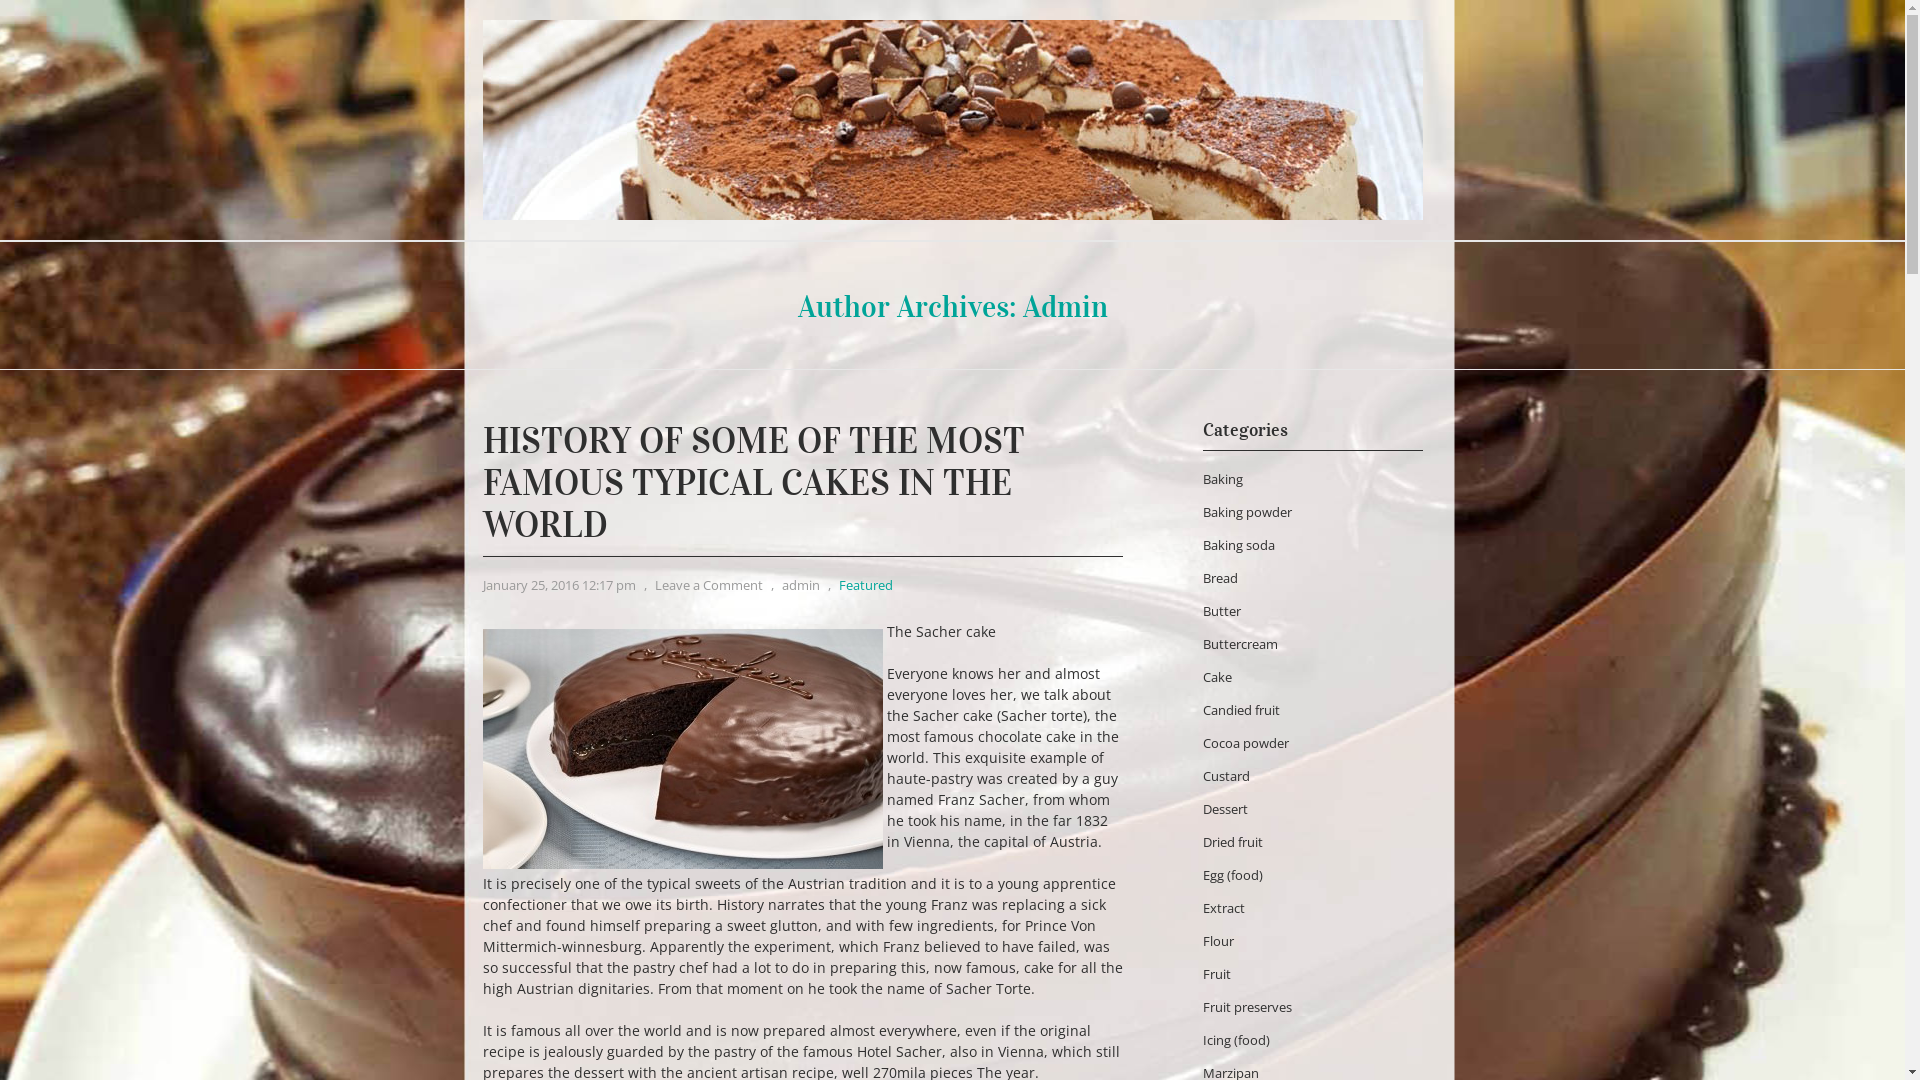 The image size is (1920, 1080). I want to click on 'Butter', so click(1219, 609).